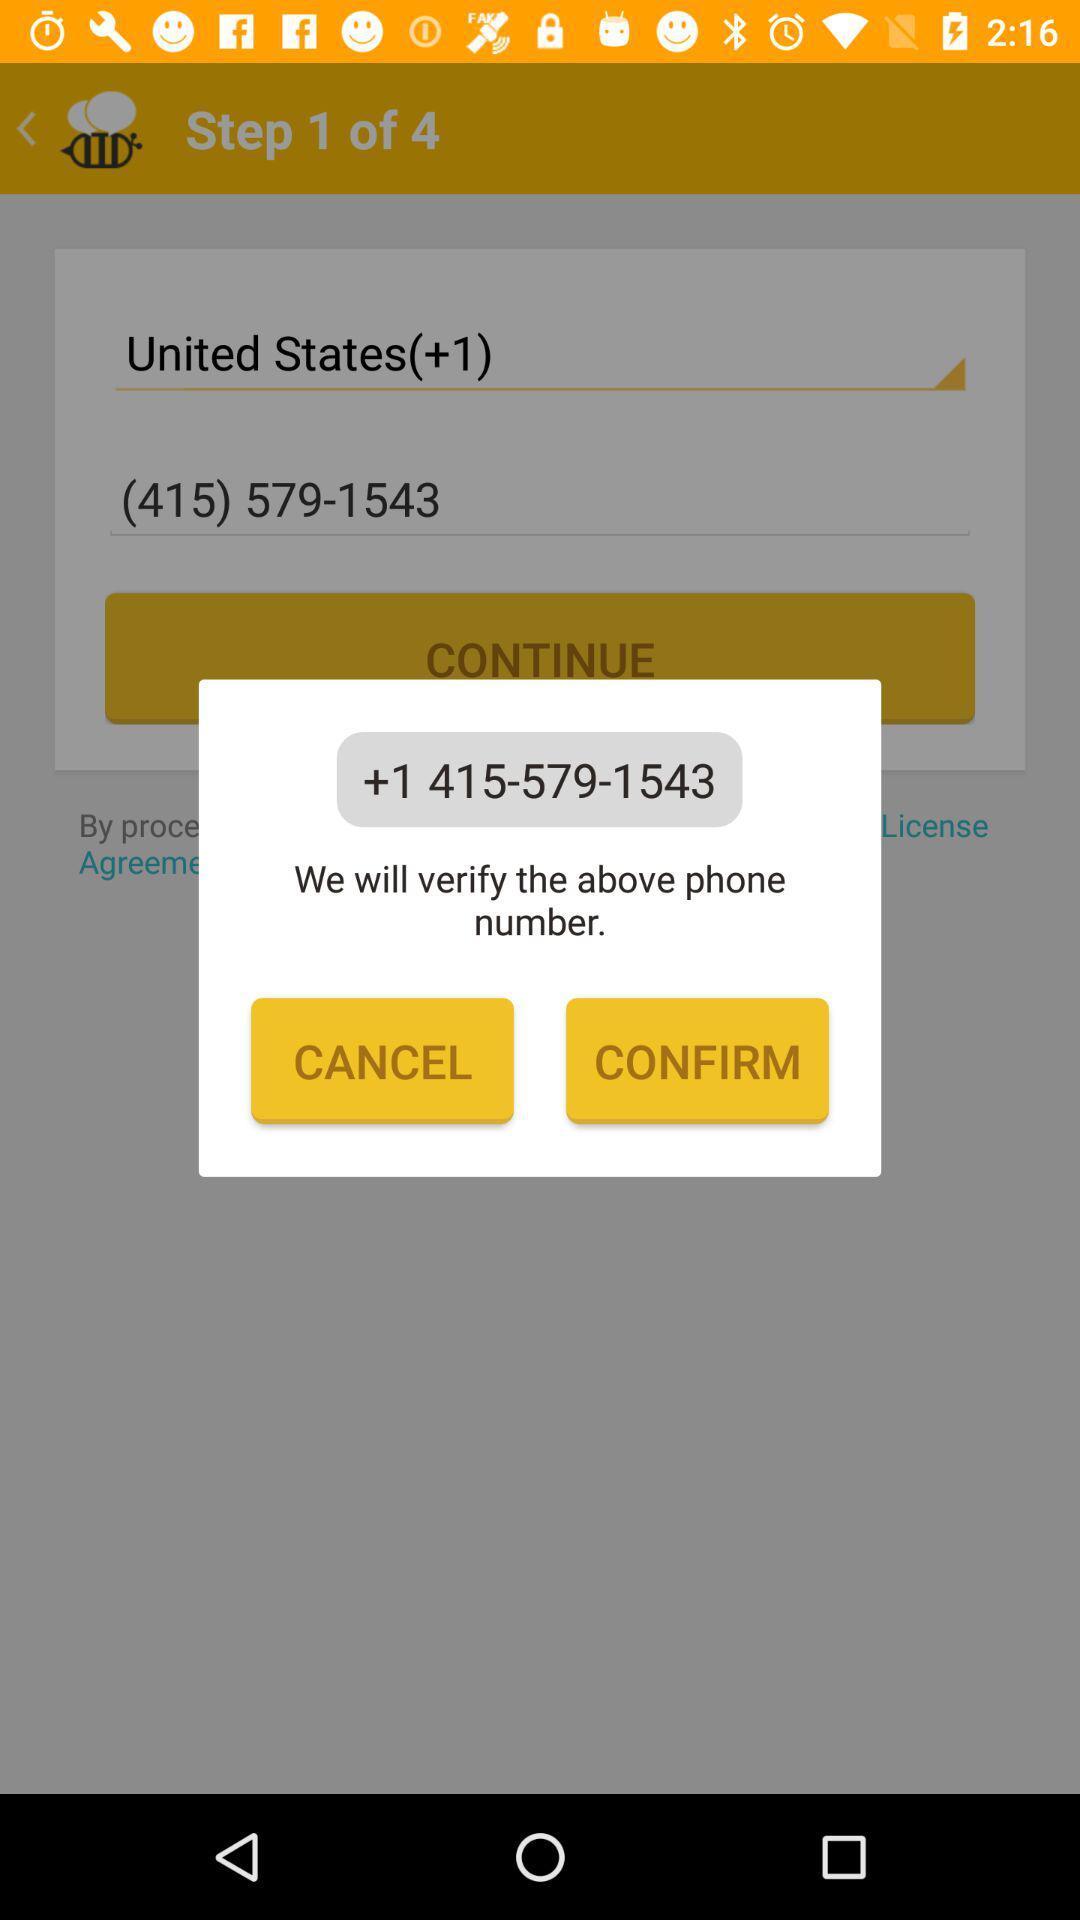 Image resolution: width=1080 pixels, height=1920 pixels. What do you see at coordinates (382, 1060) in the screenshot?
I see `the icon below we will verify` at bounding box center [382, 1060].